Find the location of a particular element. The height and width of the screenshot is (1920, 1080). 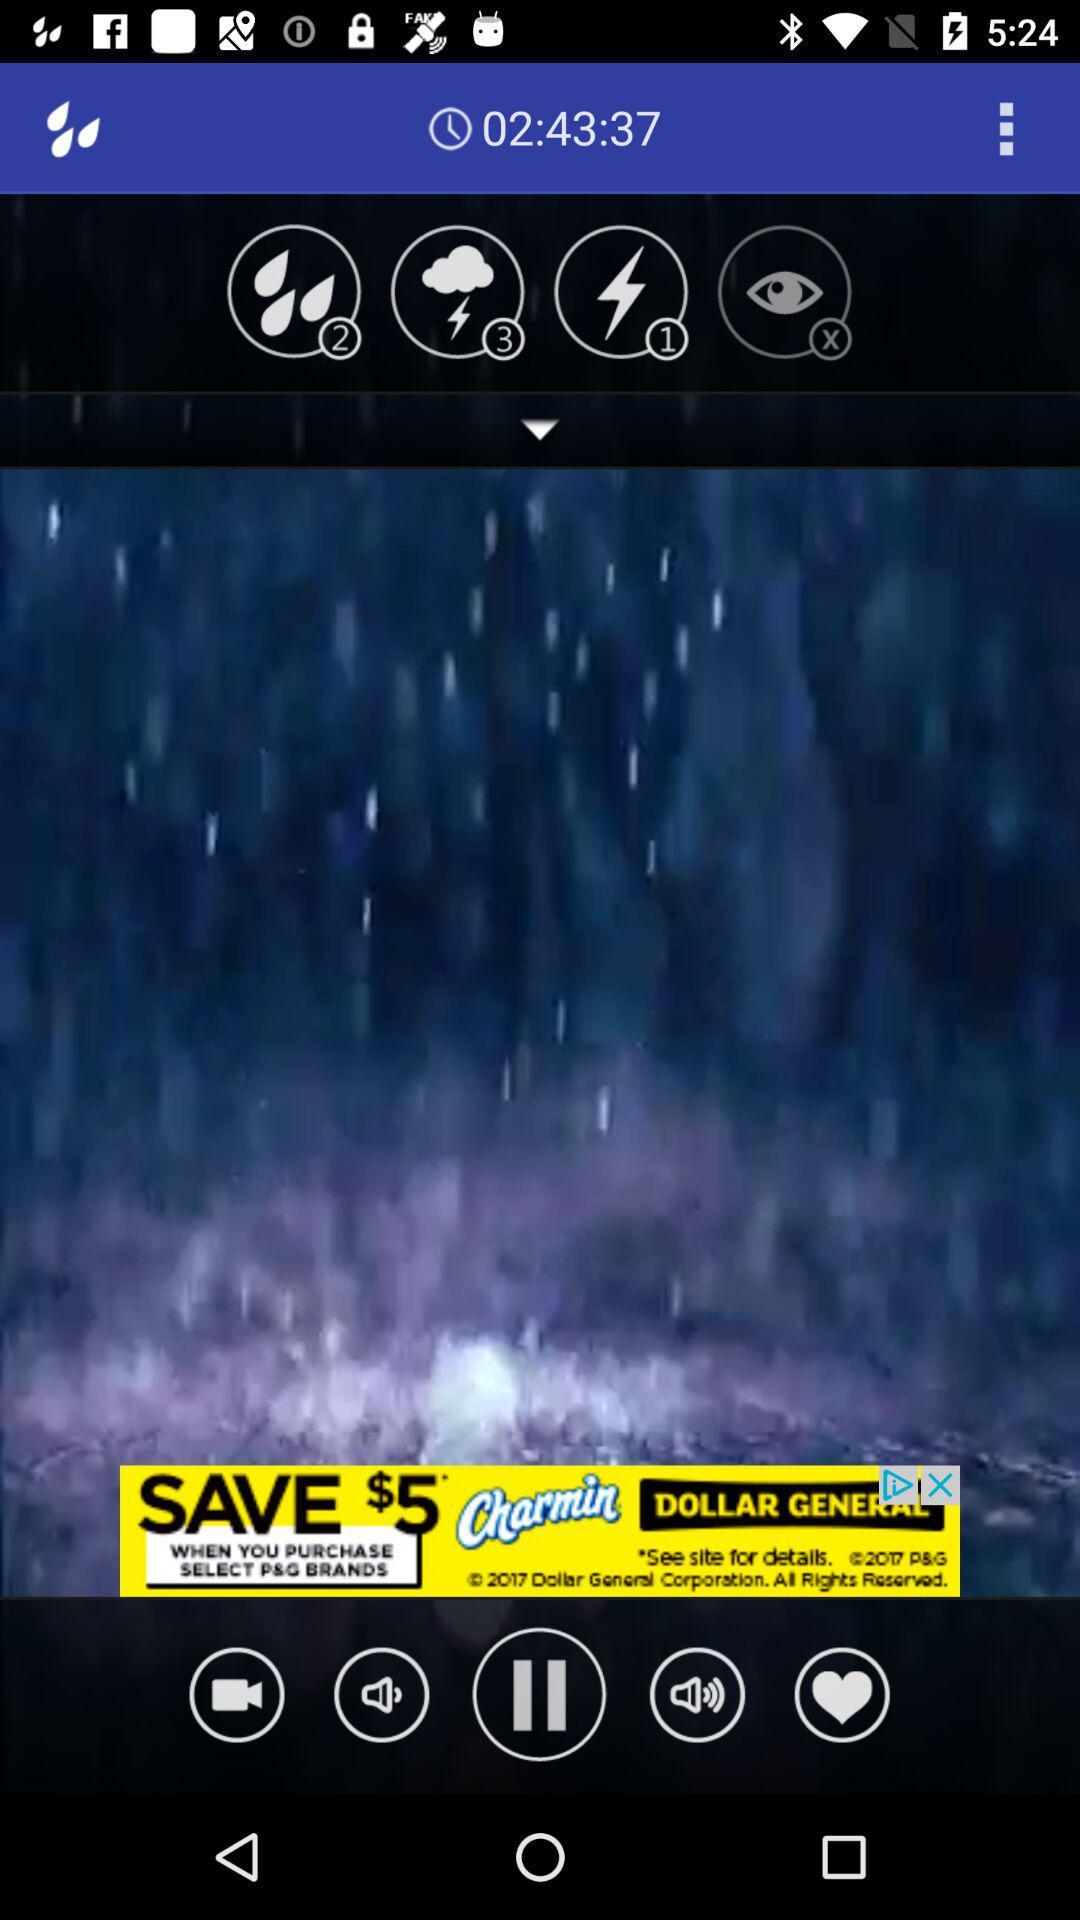

the visibility icon is located at coordinates (783, 291).